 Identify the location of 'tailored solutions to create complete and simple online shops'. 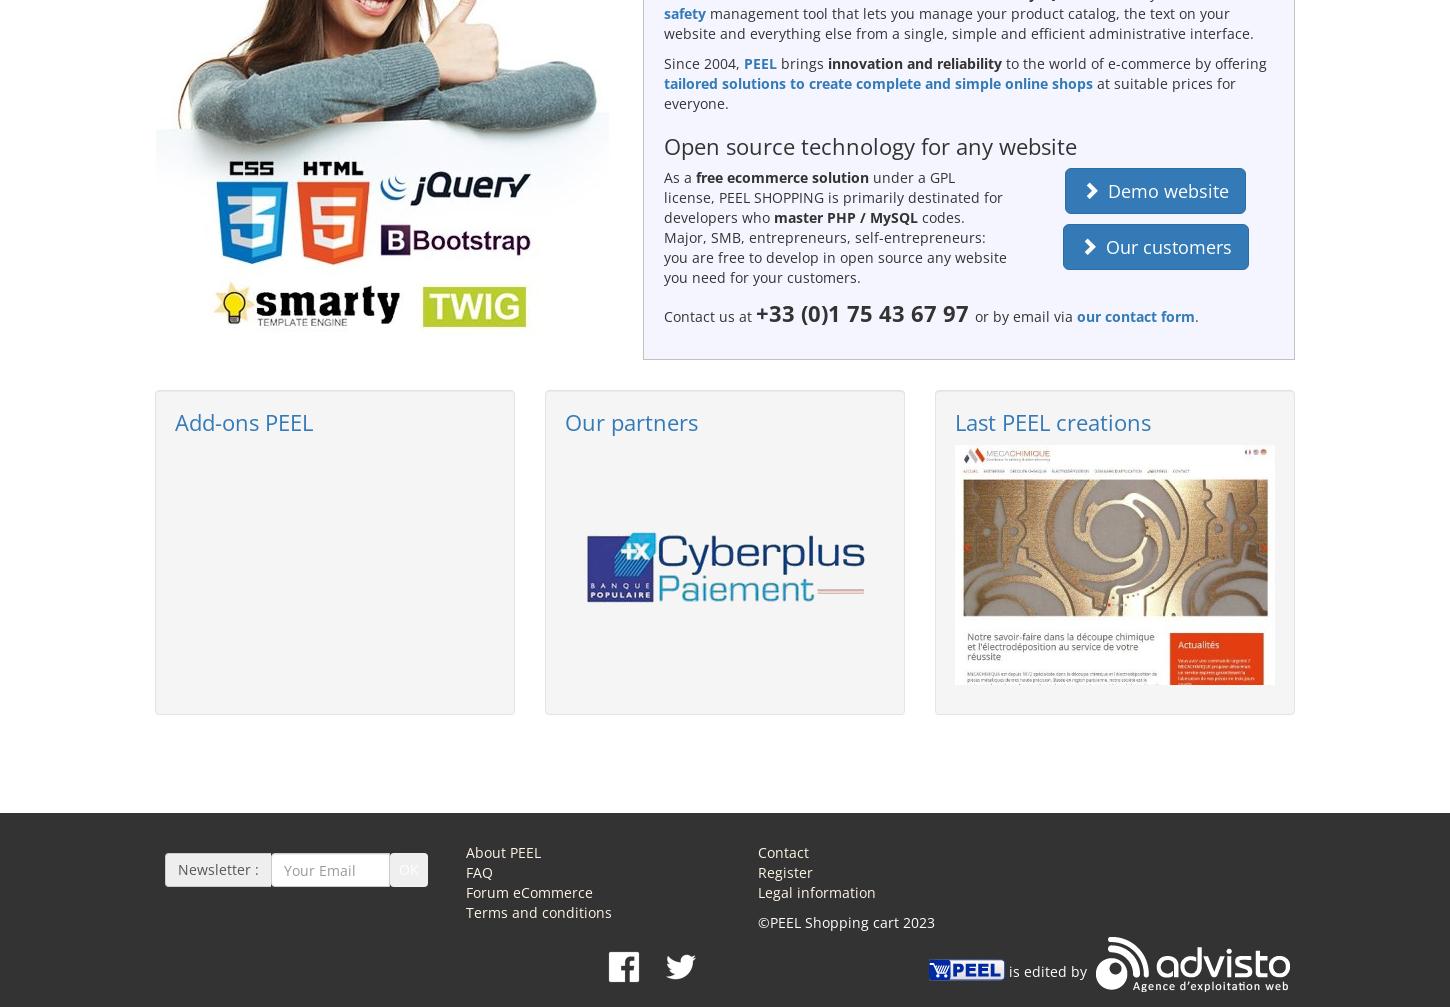
(876, 82).